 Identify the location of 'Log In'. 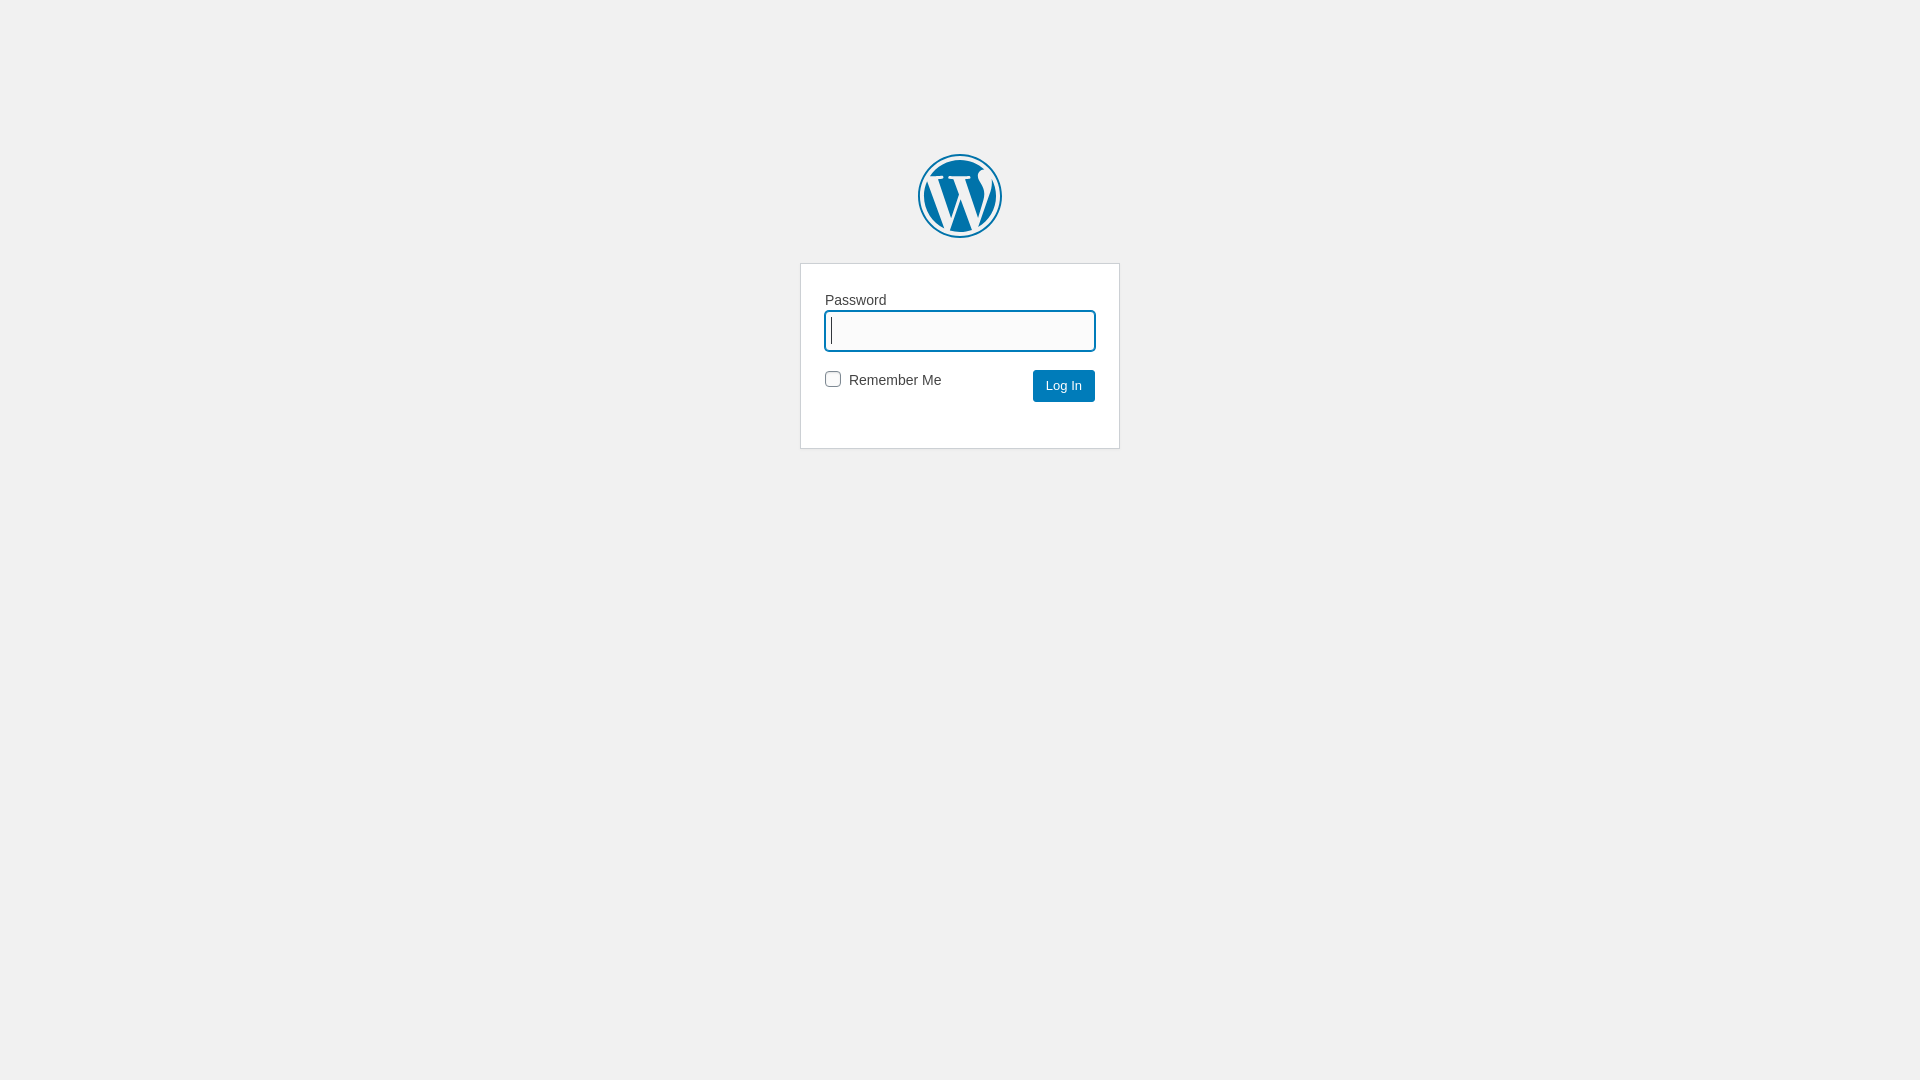
(1063, 385).